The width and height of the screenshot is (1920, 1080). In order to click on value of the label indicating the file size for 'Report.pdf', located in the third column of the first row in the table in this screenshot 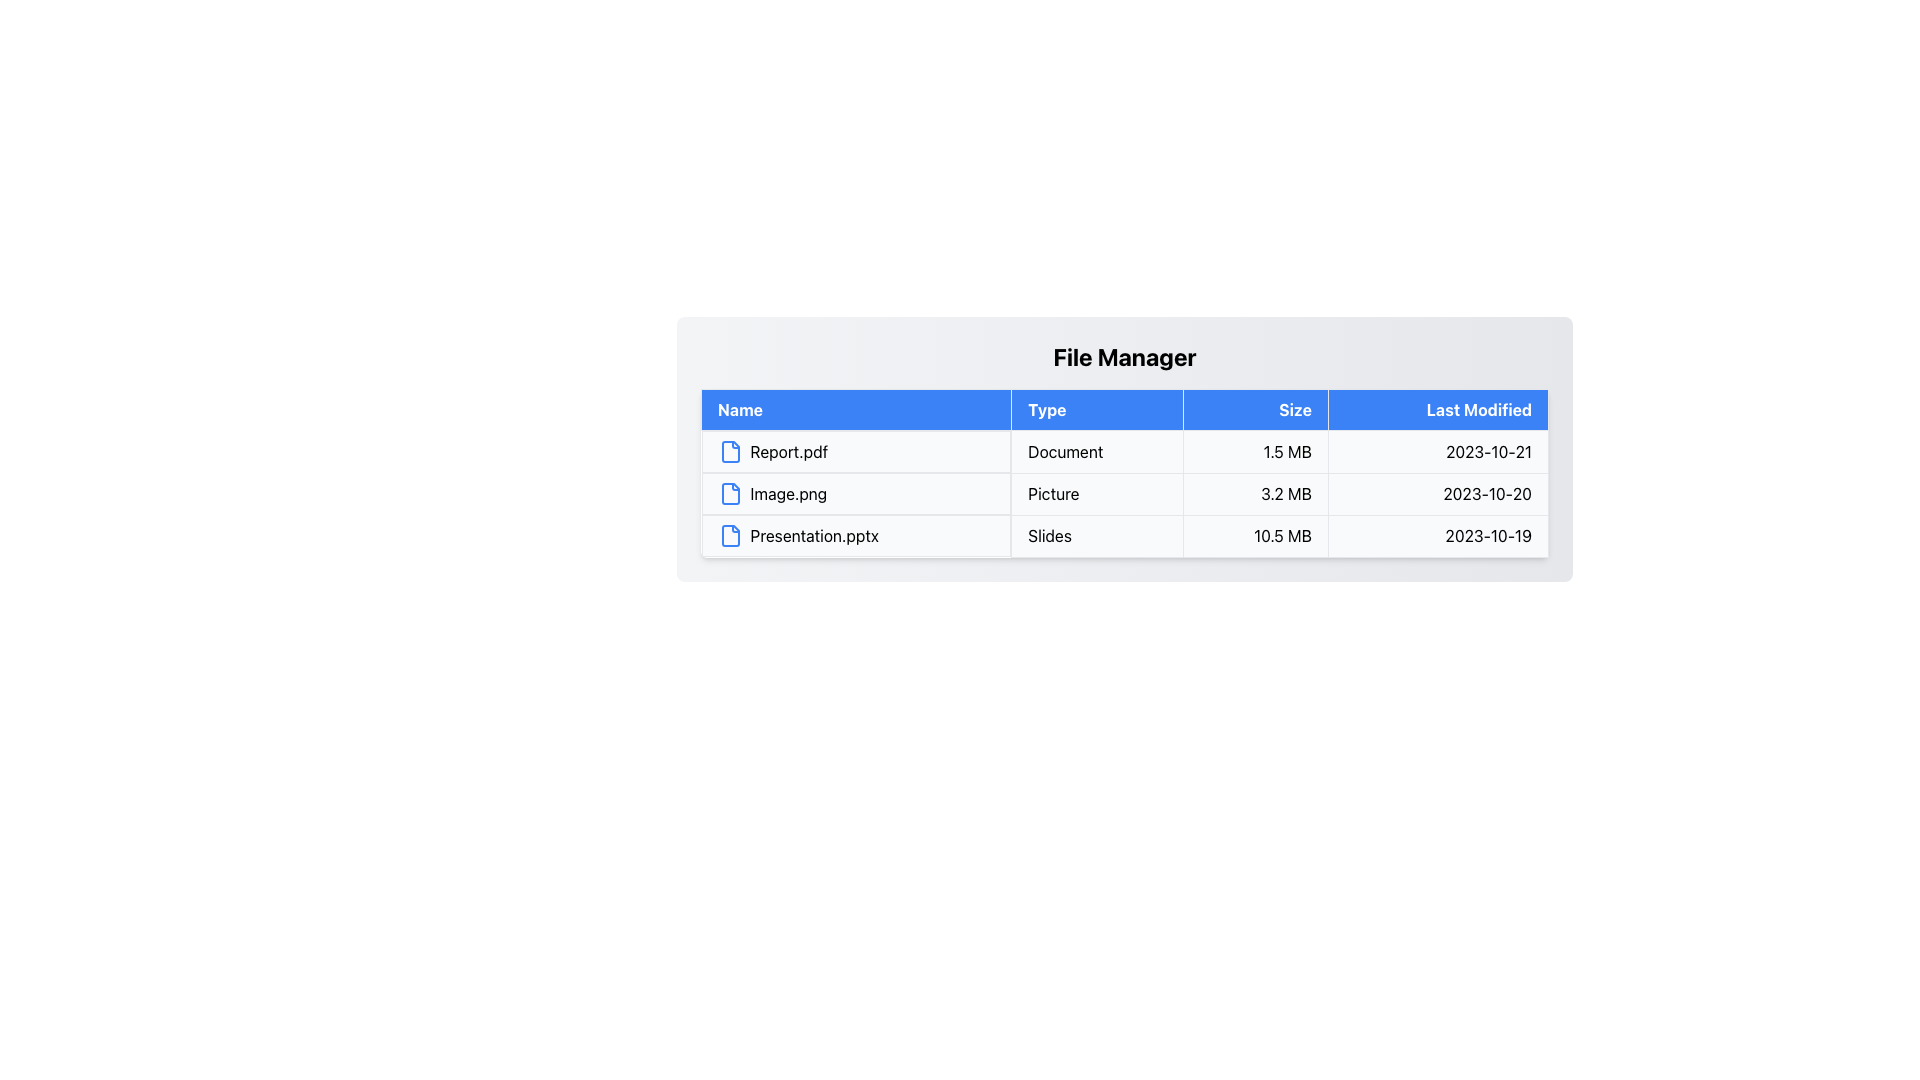, I will do `click(1255, 451)`.